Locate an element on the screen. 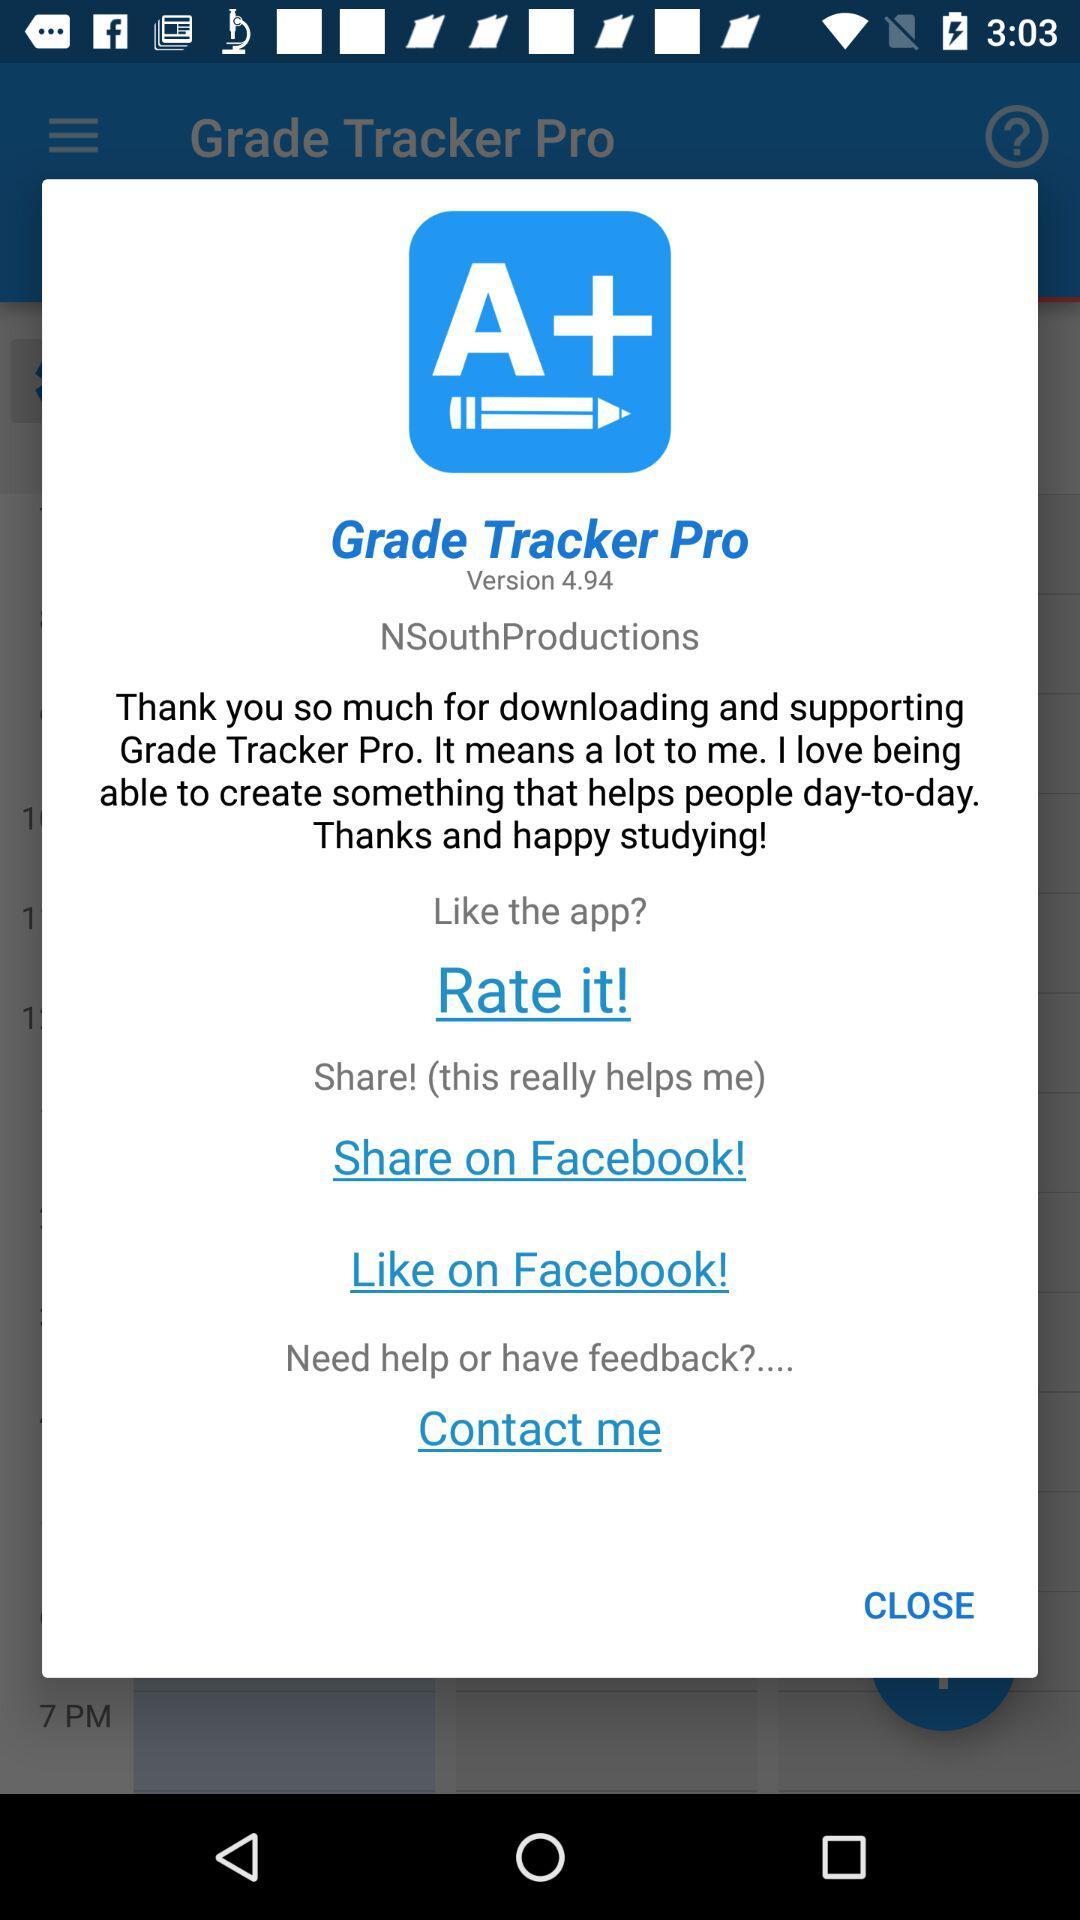 This screenshot has height=1920, width=1080. the item below the rate it! is located at coordinates (919, 1604).